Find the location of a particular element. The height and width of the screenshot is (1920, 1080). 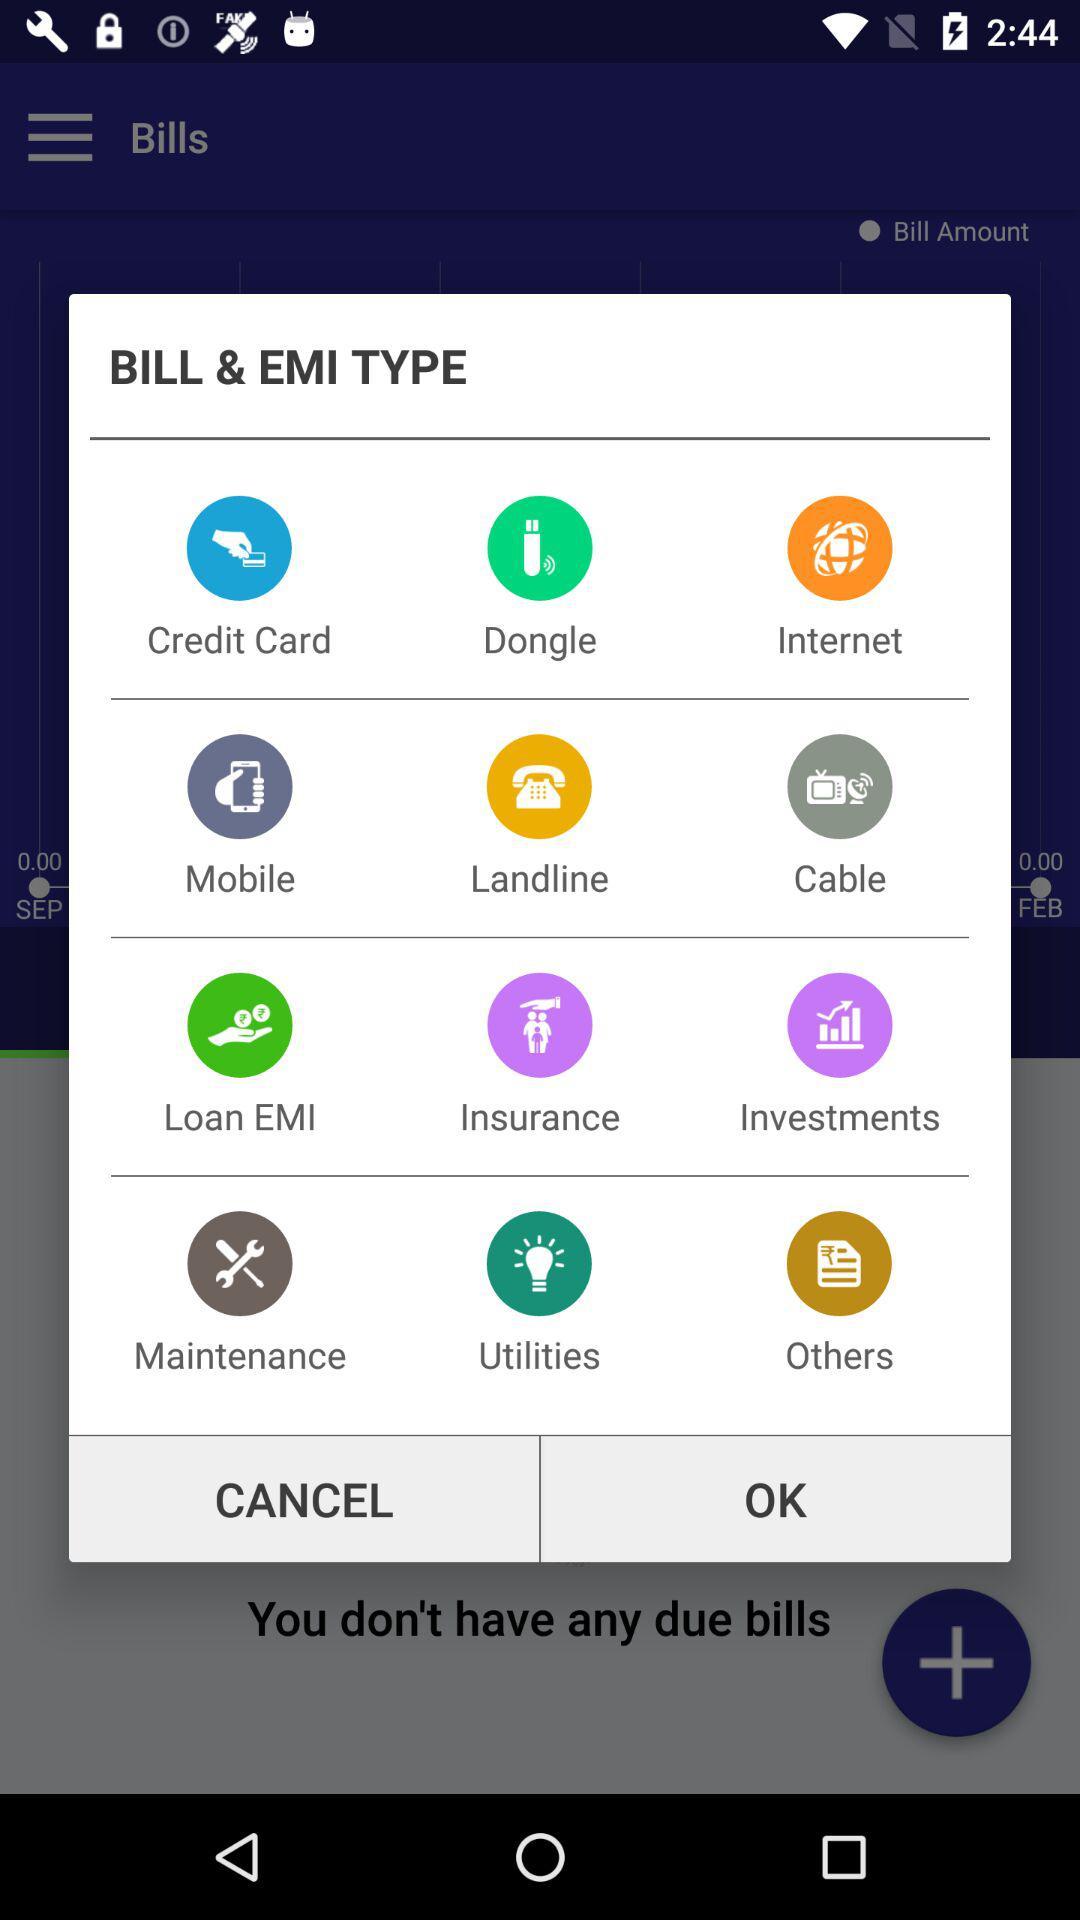

cancel item is located at coordinates (304, 1499).